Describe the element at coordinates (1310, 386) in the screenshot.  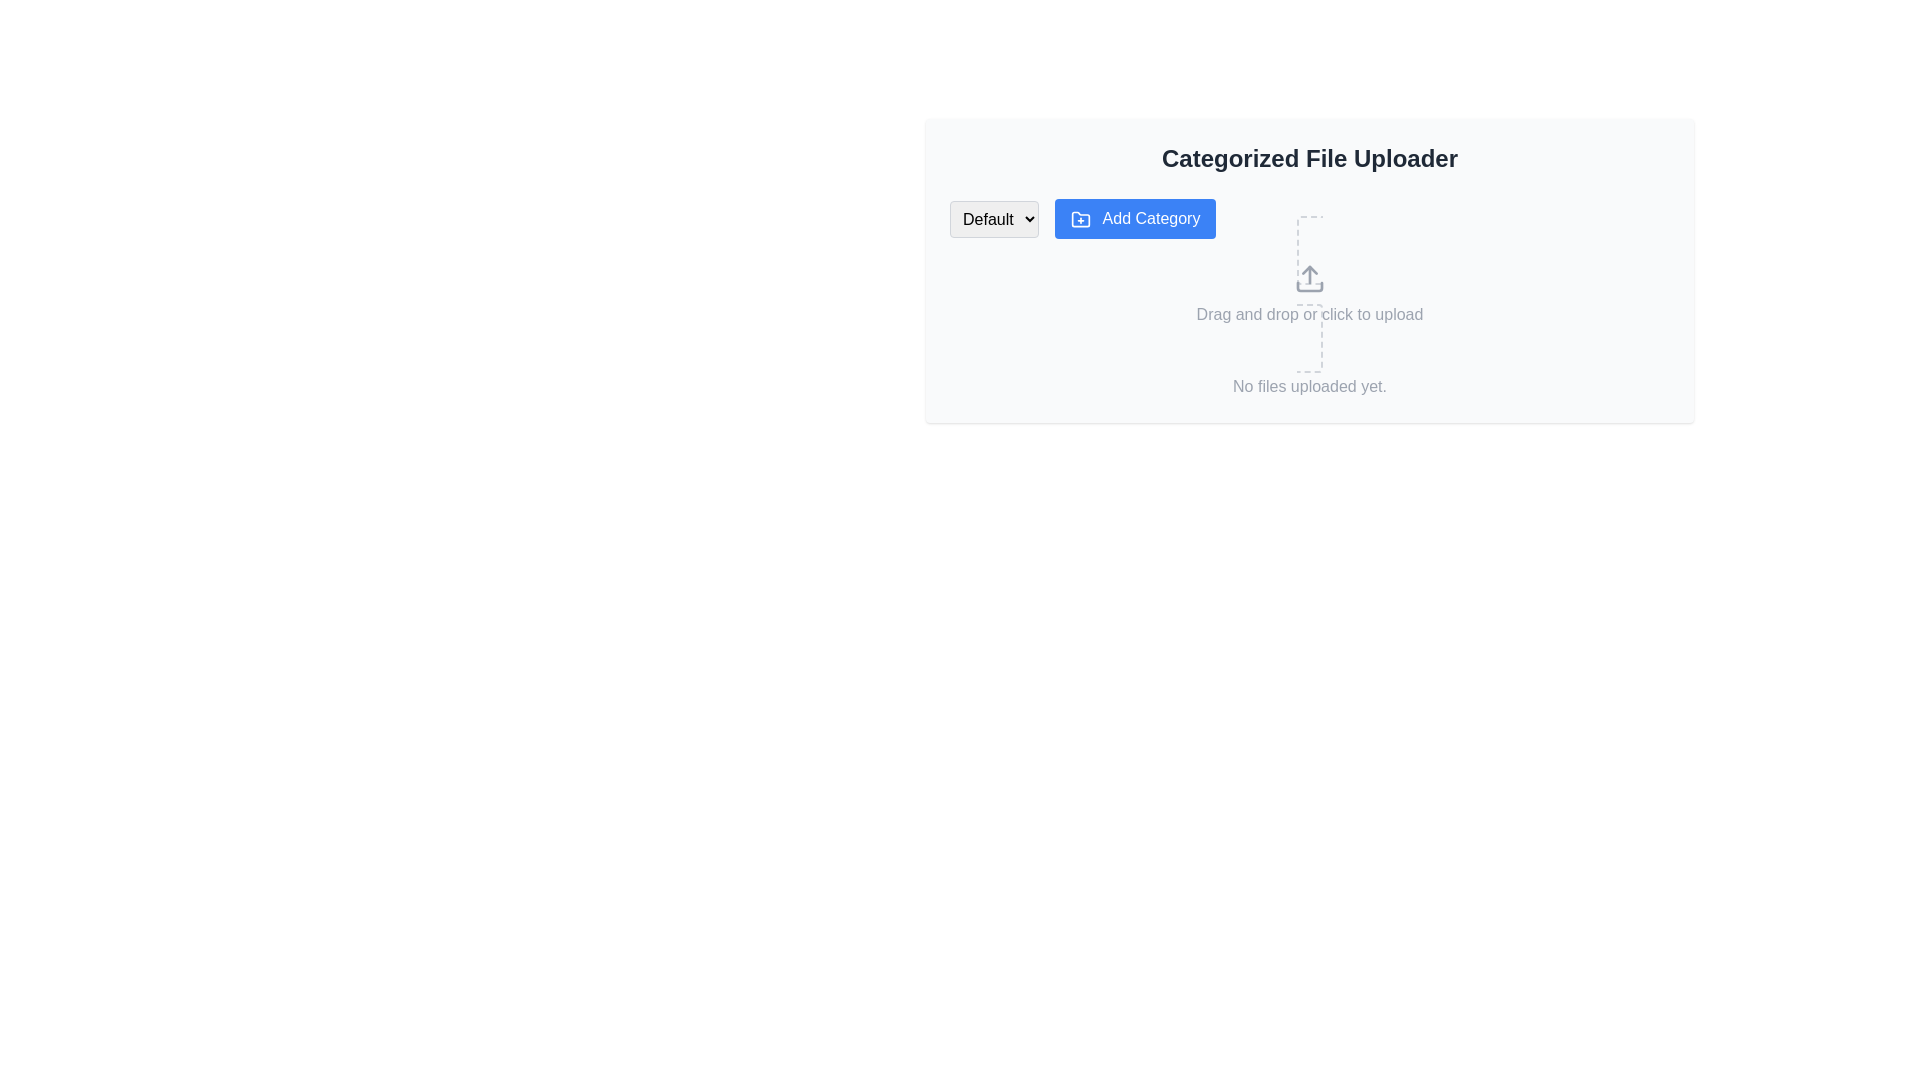
I see `text message 'No files uploaded yet.' displayed in light gray font at the bottom of the file uploader panel` at that location.